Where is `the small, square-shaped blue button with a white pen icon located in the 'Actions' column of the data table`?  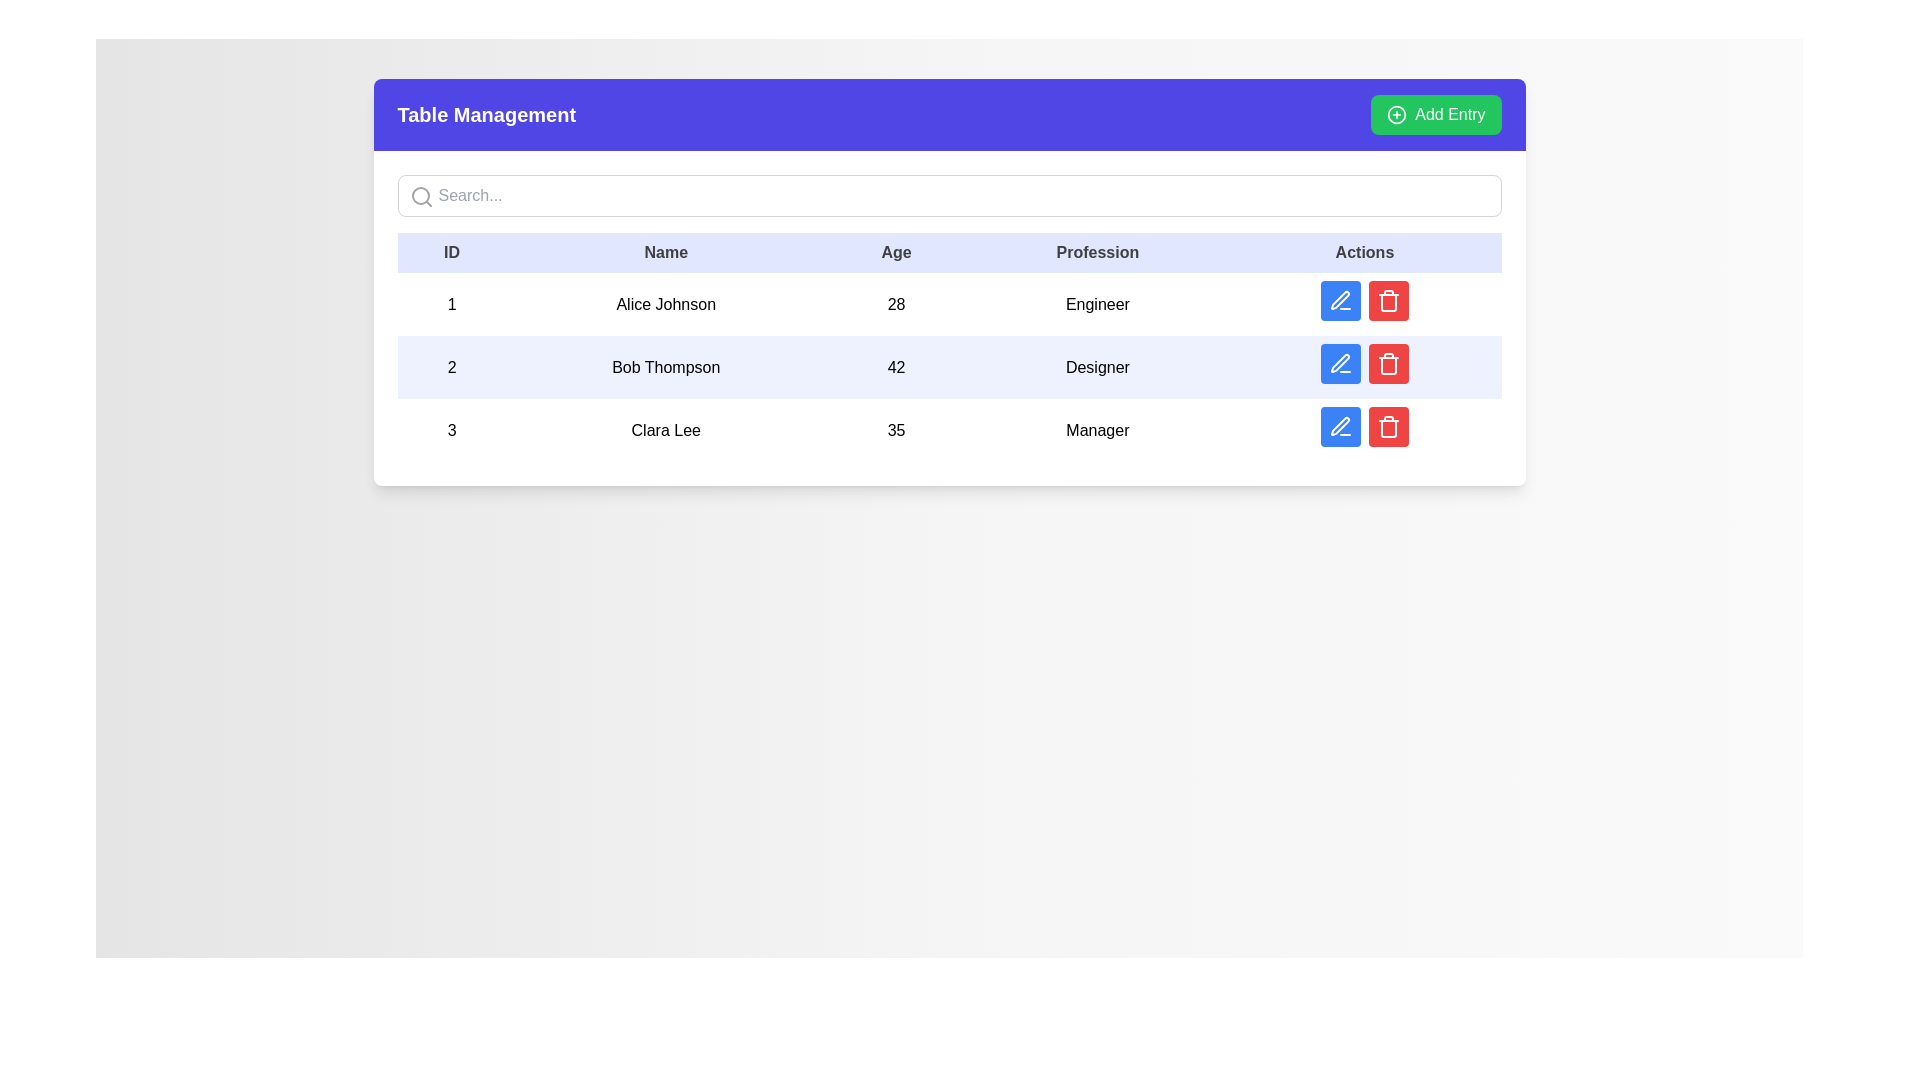
the small, square-shaped blue button with a white pen icon located in the 'Actions' column of the data table is located at coordinates (1340, 300).